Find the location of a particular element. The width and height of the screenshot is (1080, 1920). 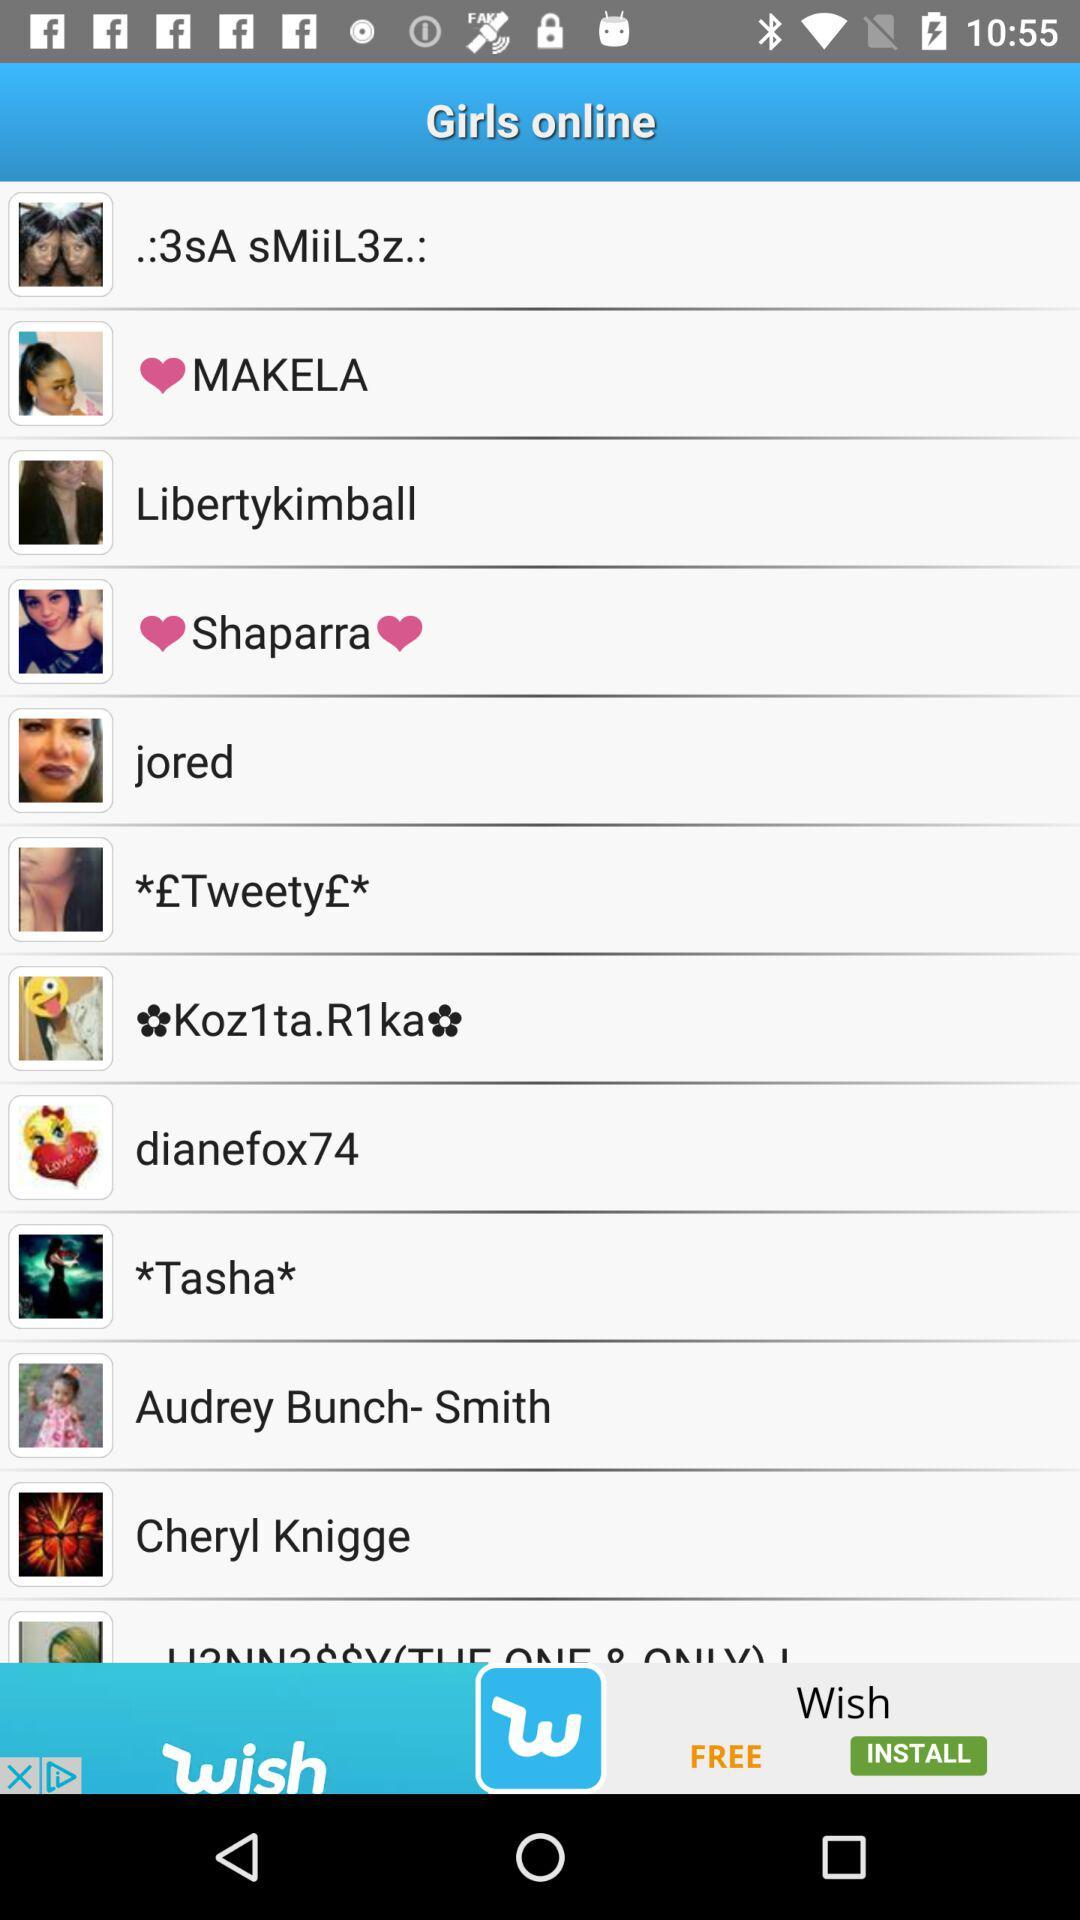

games button is located at coordinates (59, 1533).